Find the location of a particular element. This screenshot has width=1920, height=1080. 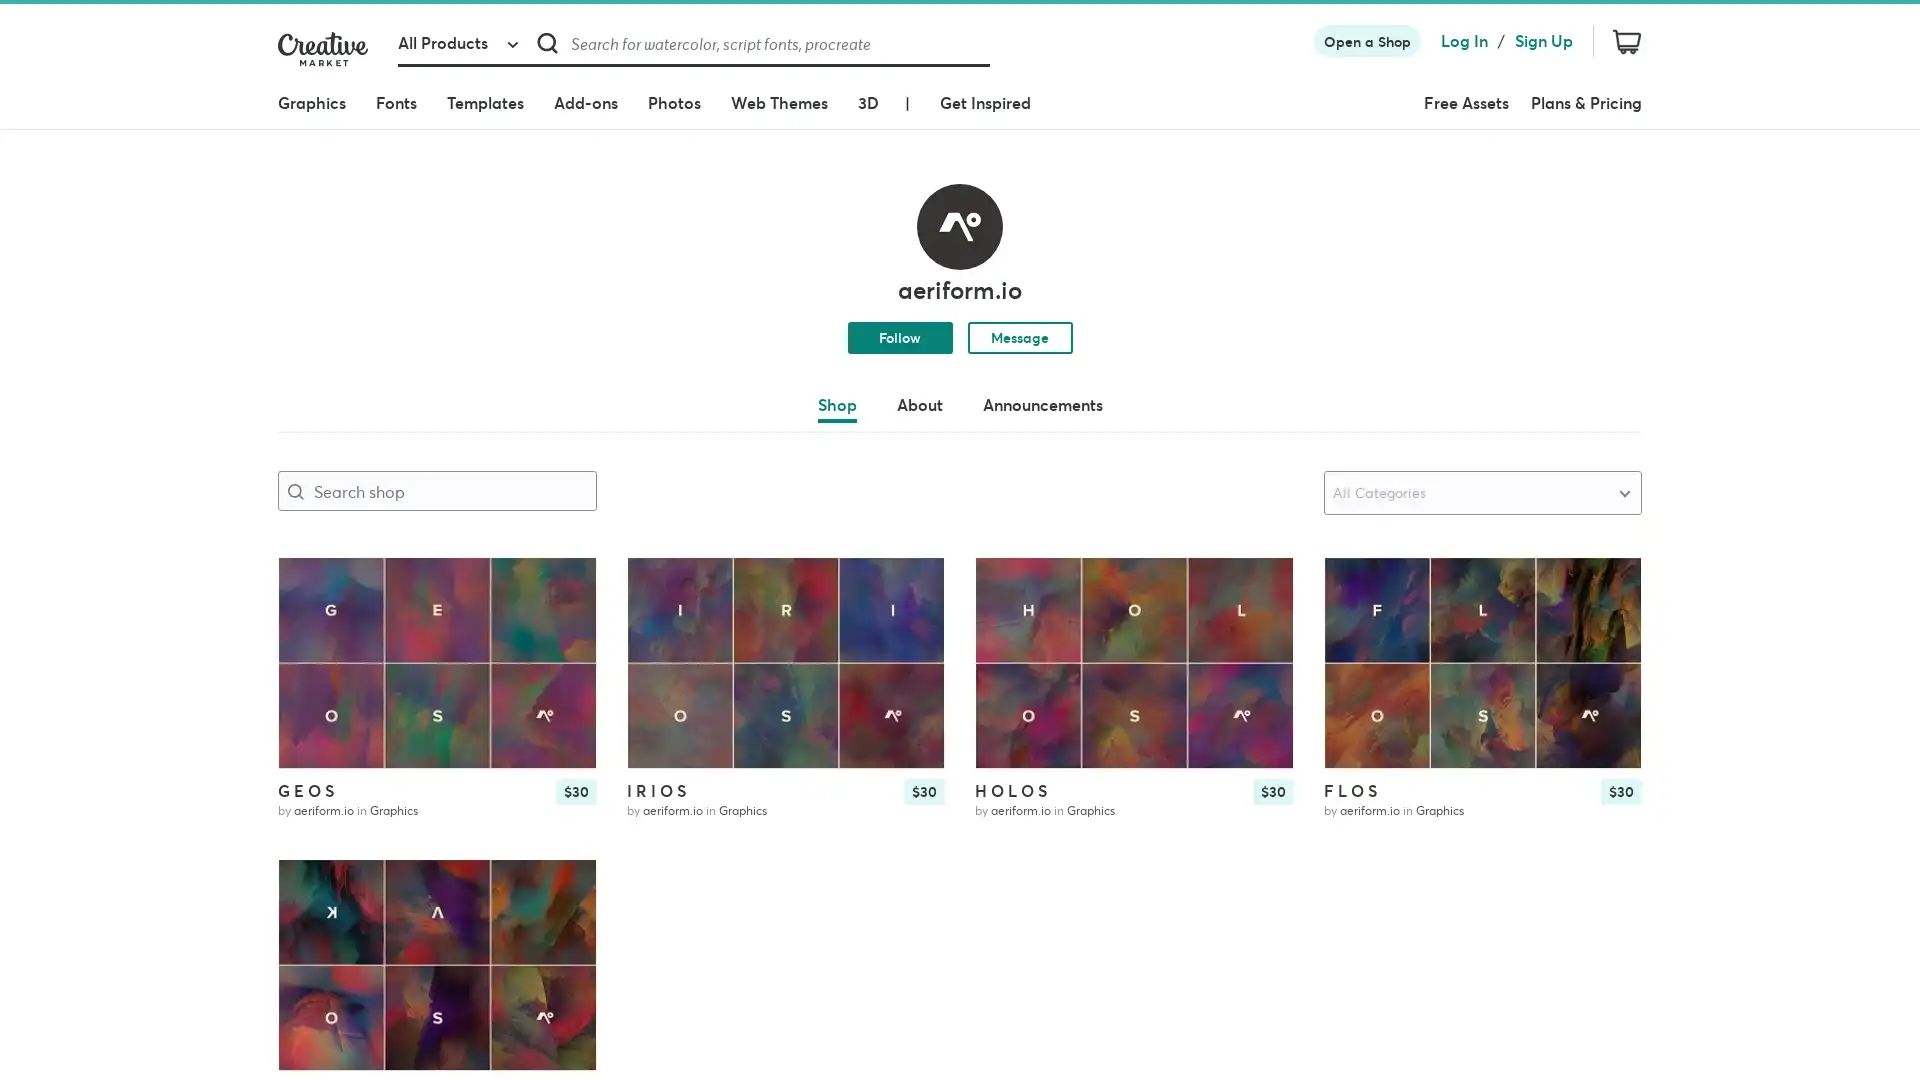

Pin to Pinterest is located at coordinates (310, 588).